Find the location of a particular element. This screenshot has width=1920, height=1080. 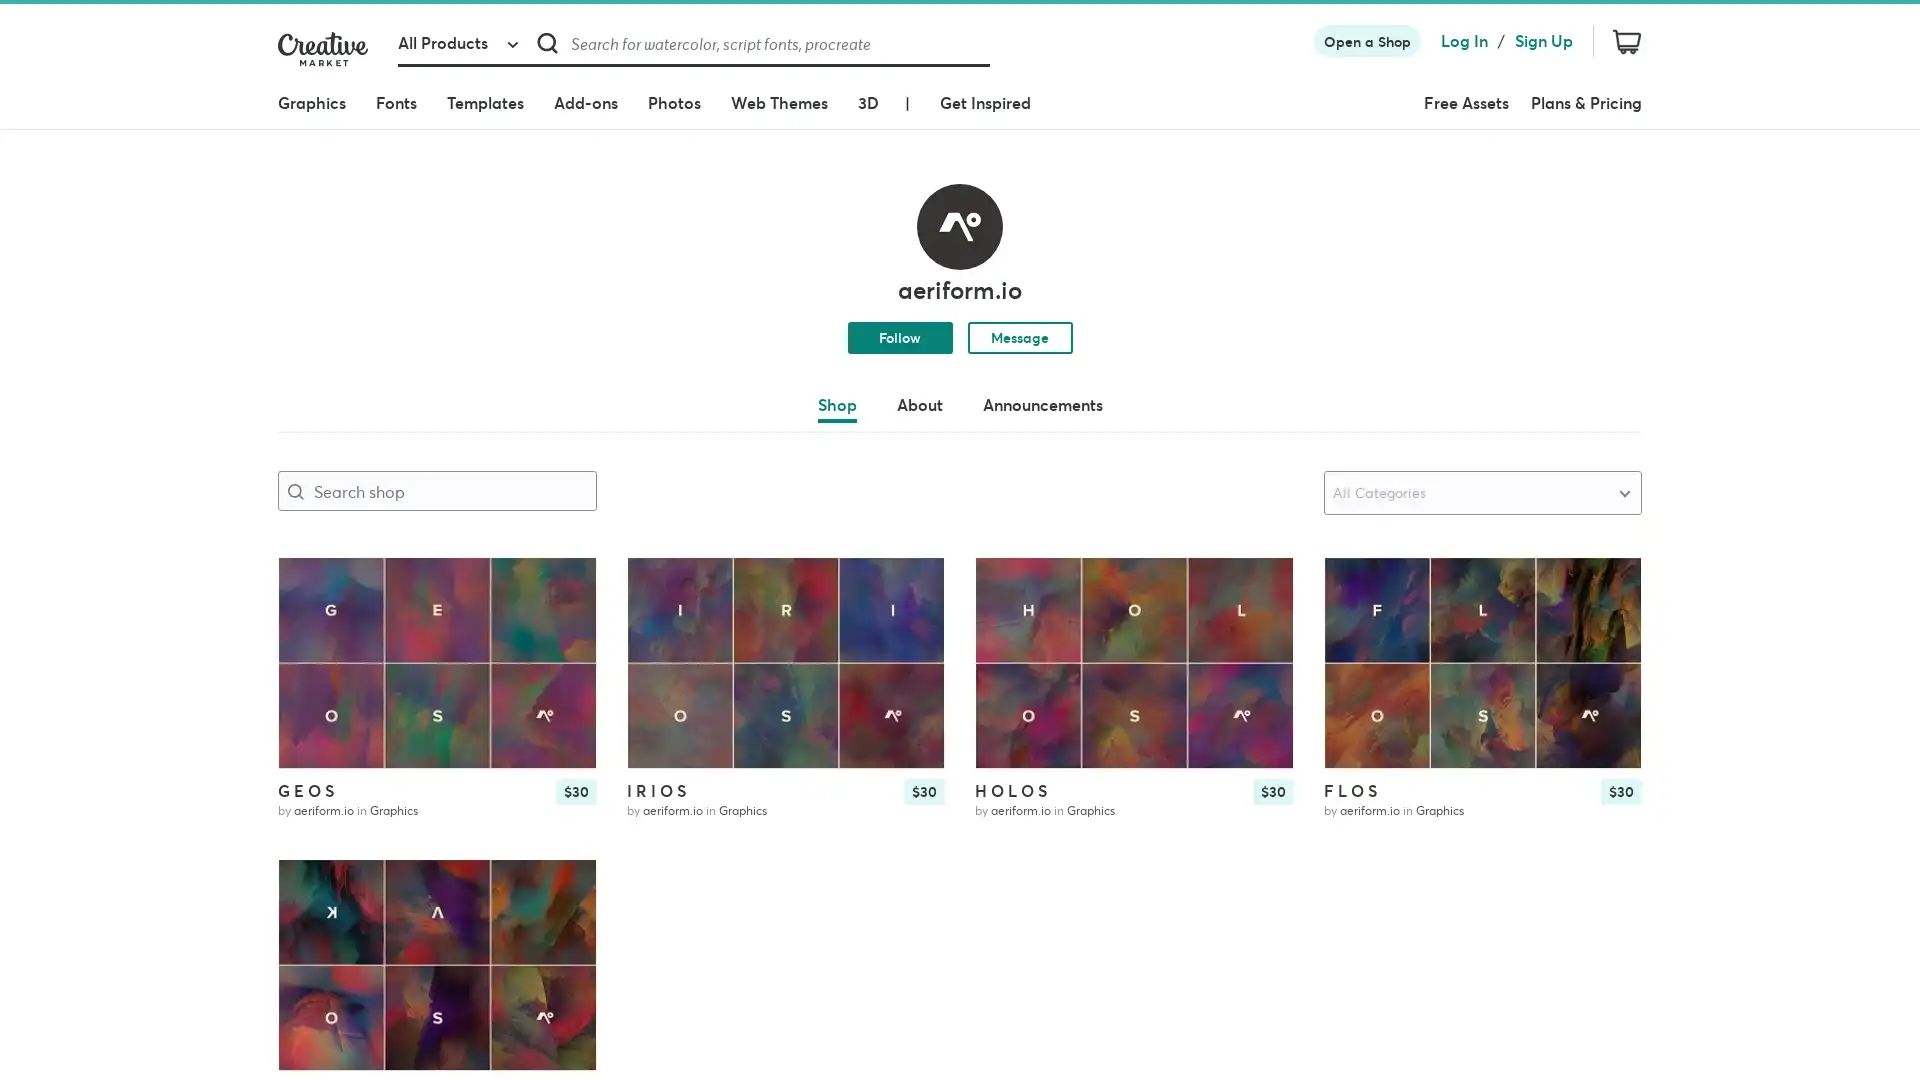

Pin to Pinterest is located at coordinates (310, 588).